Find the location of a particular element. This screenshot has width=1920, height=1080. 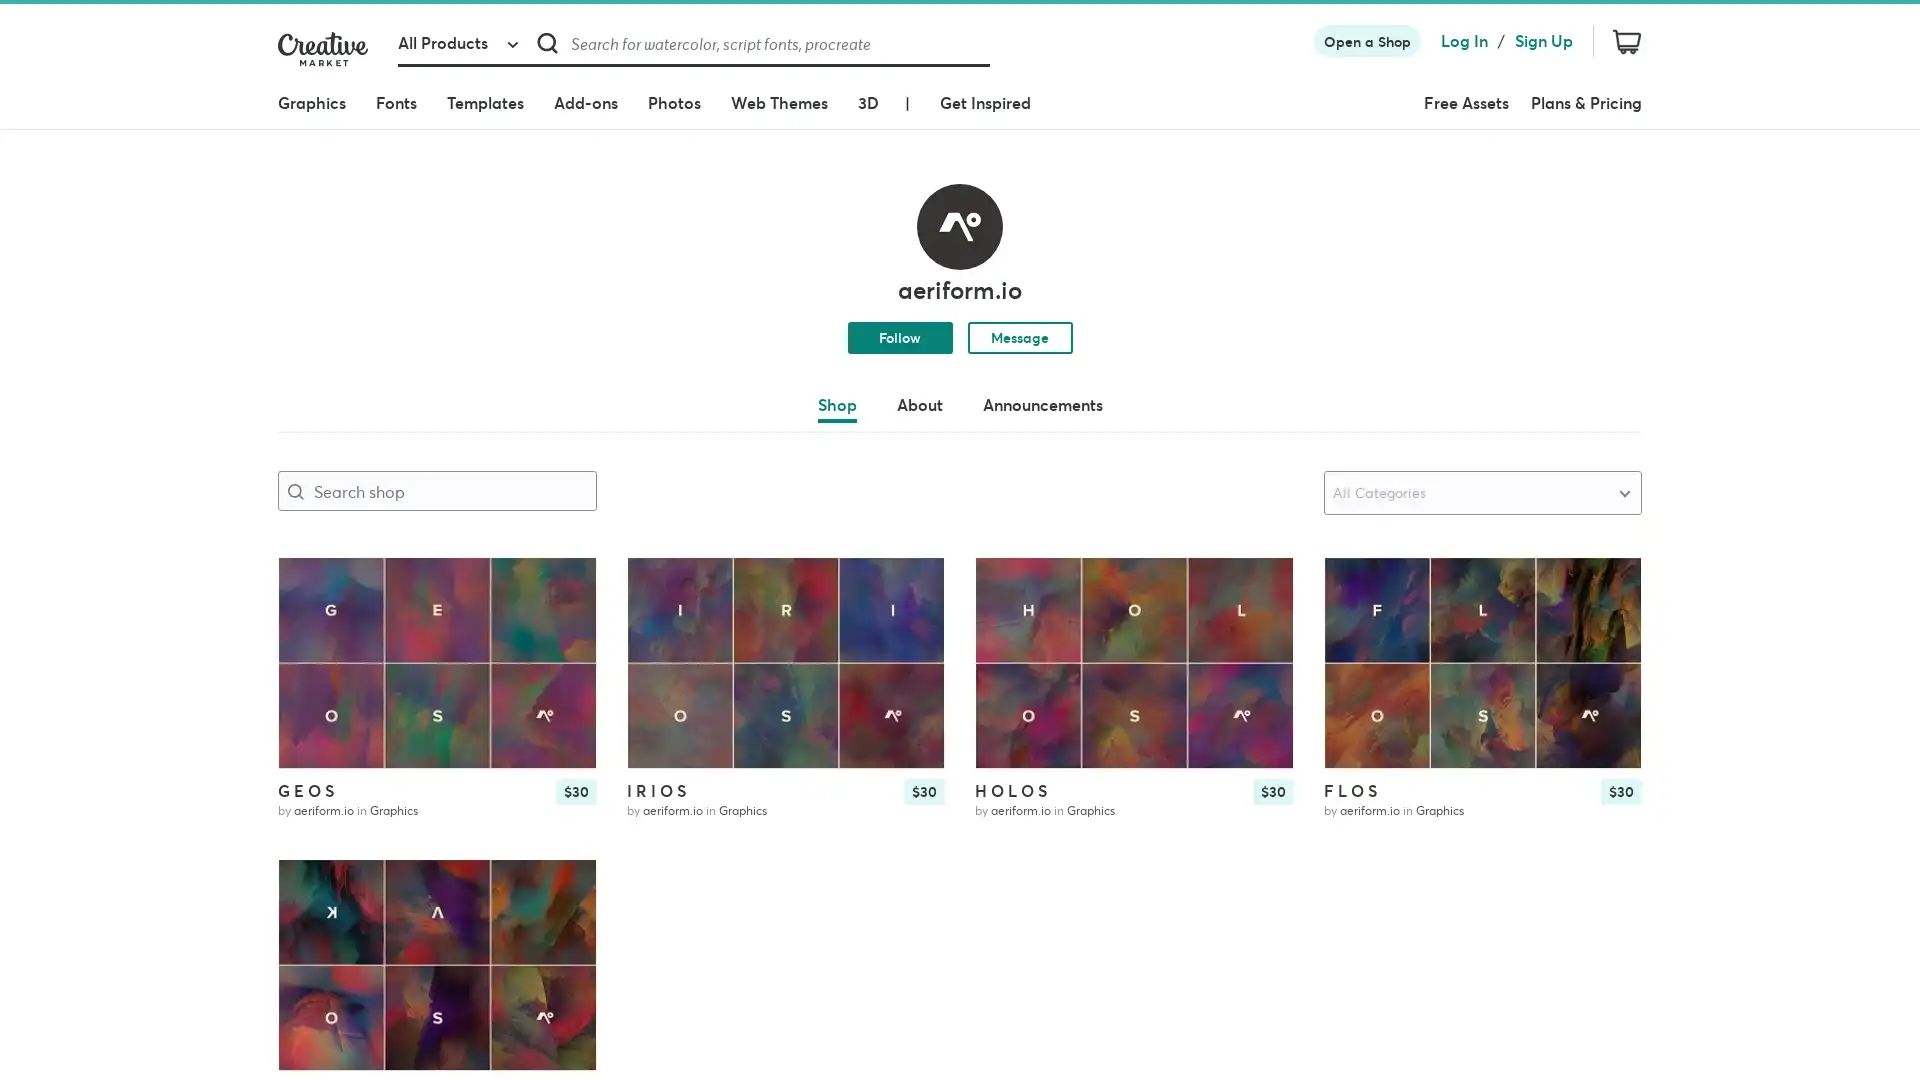

Pin to Pinterest is located at coordinates (310, 588).